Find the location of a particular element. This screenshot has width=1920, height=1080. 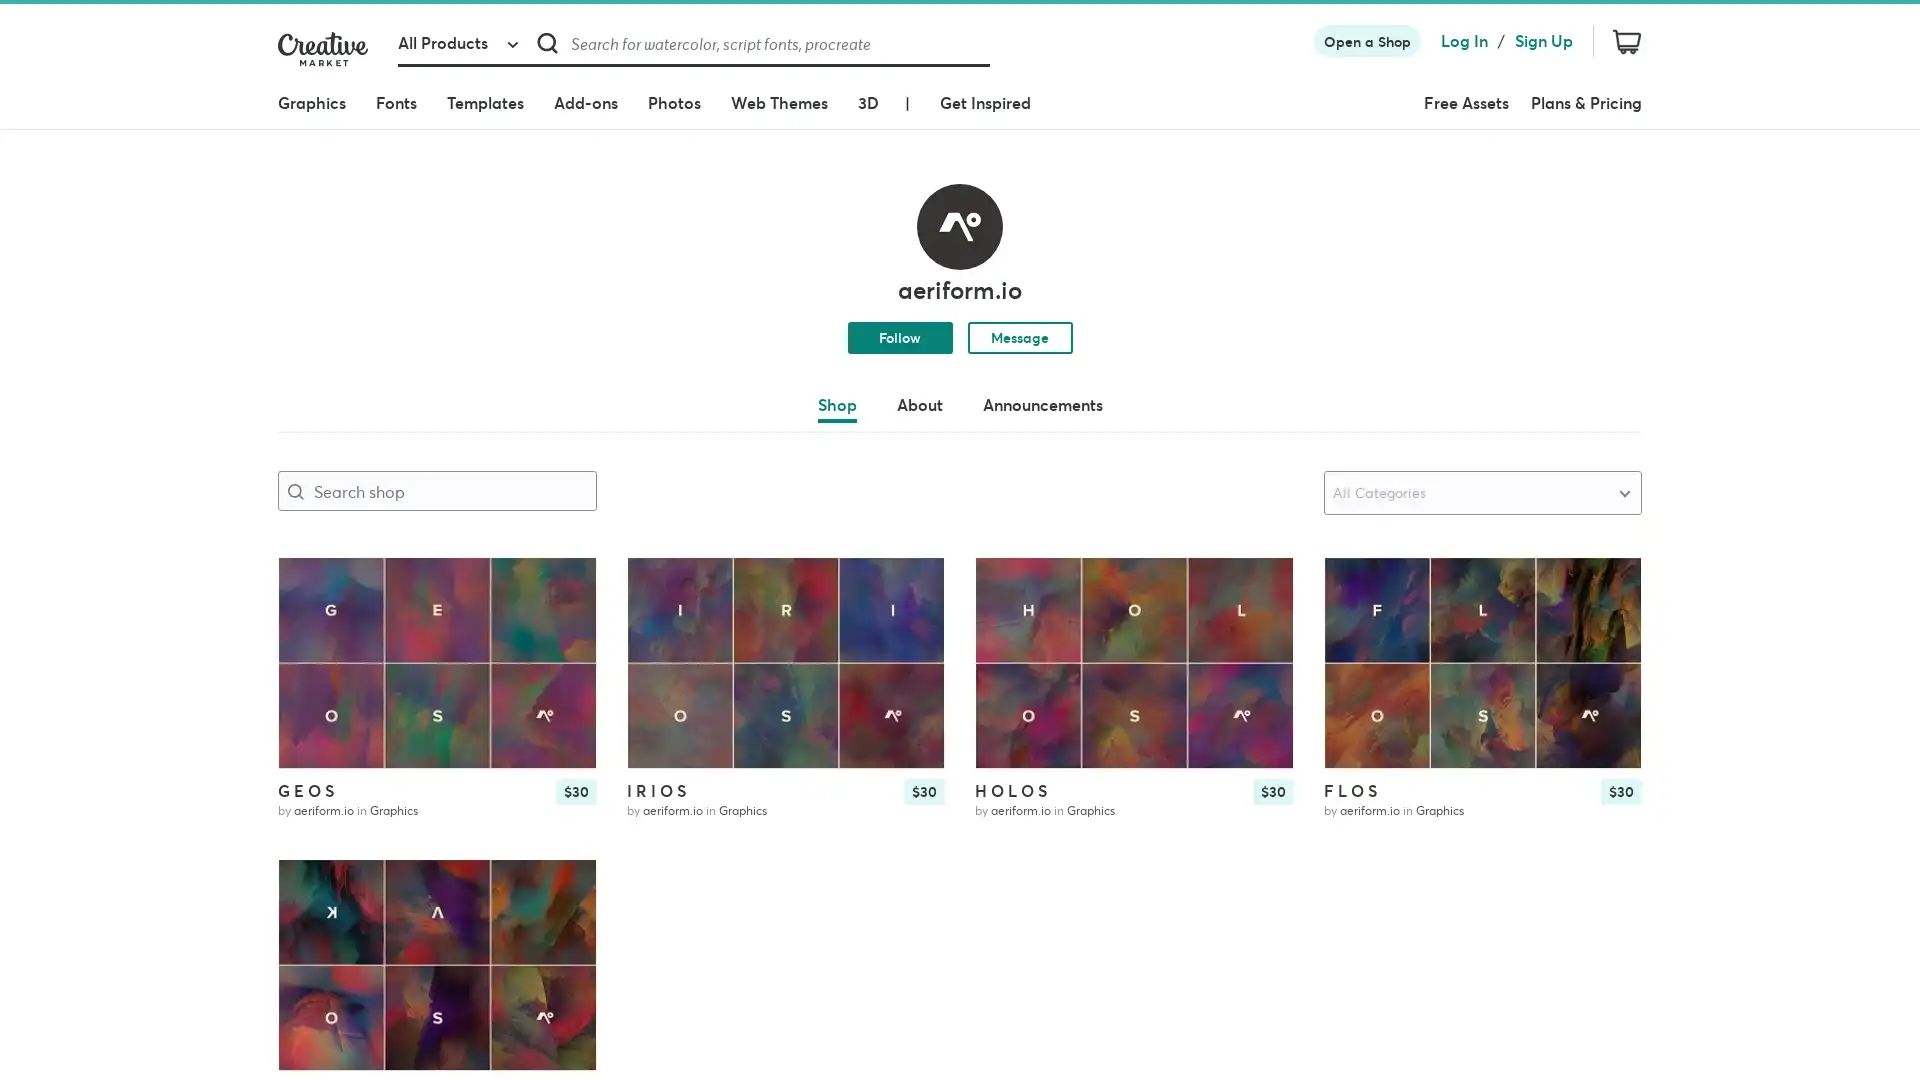

Pin to Pinterest is located at coordinates (310, 588).